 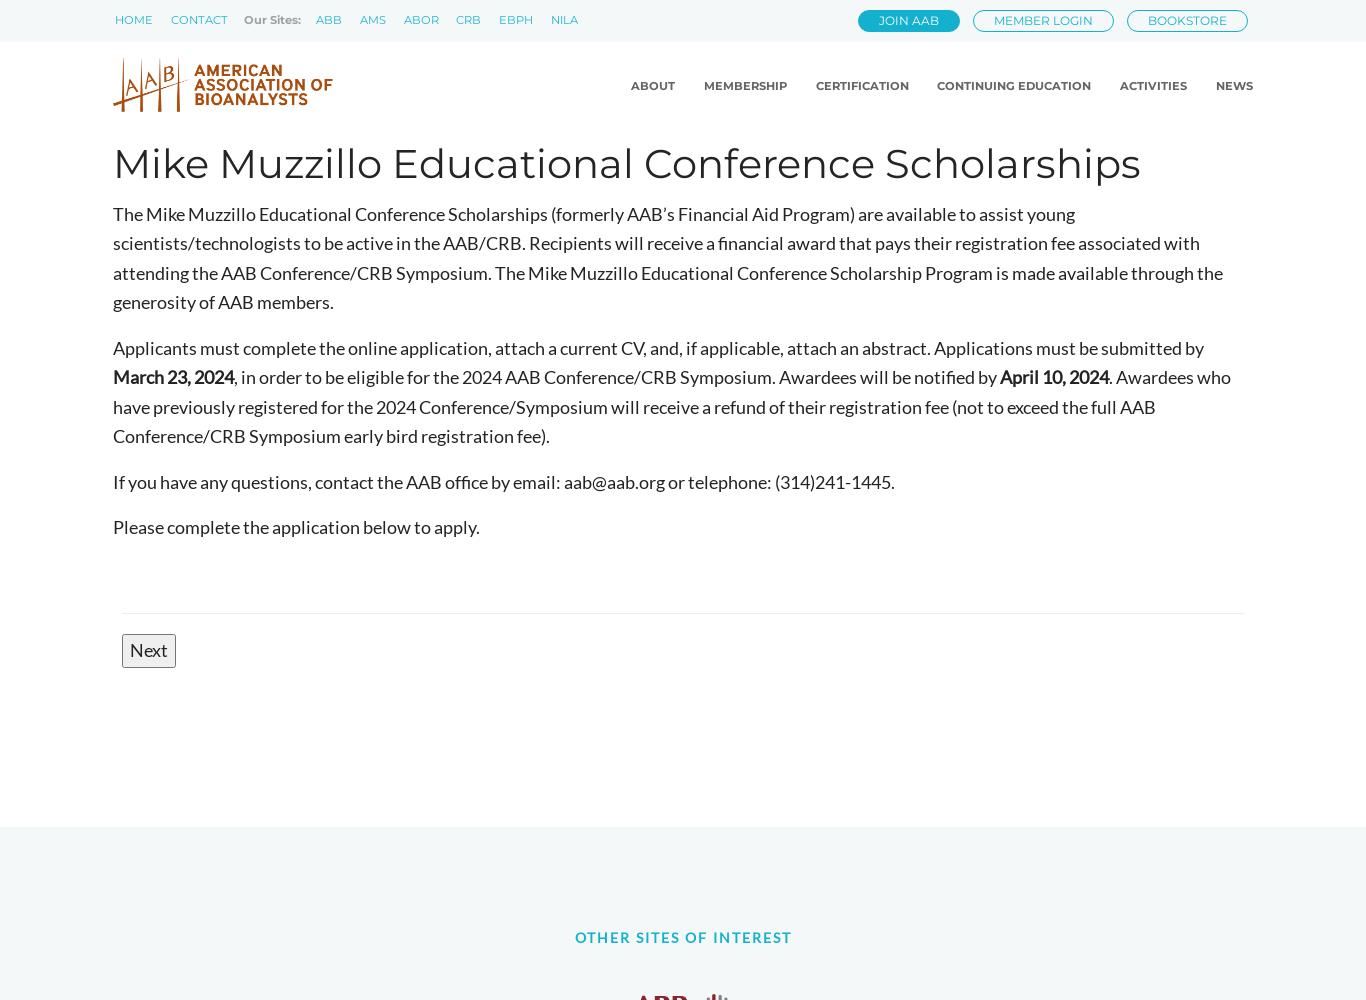 What do you see at coordinates (683, 113) in the screenshot?
I see `'Member'` at bounding box center [683, 113].